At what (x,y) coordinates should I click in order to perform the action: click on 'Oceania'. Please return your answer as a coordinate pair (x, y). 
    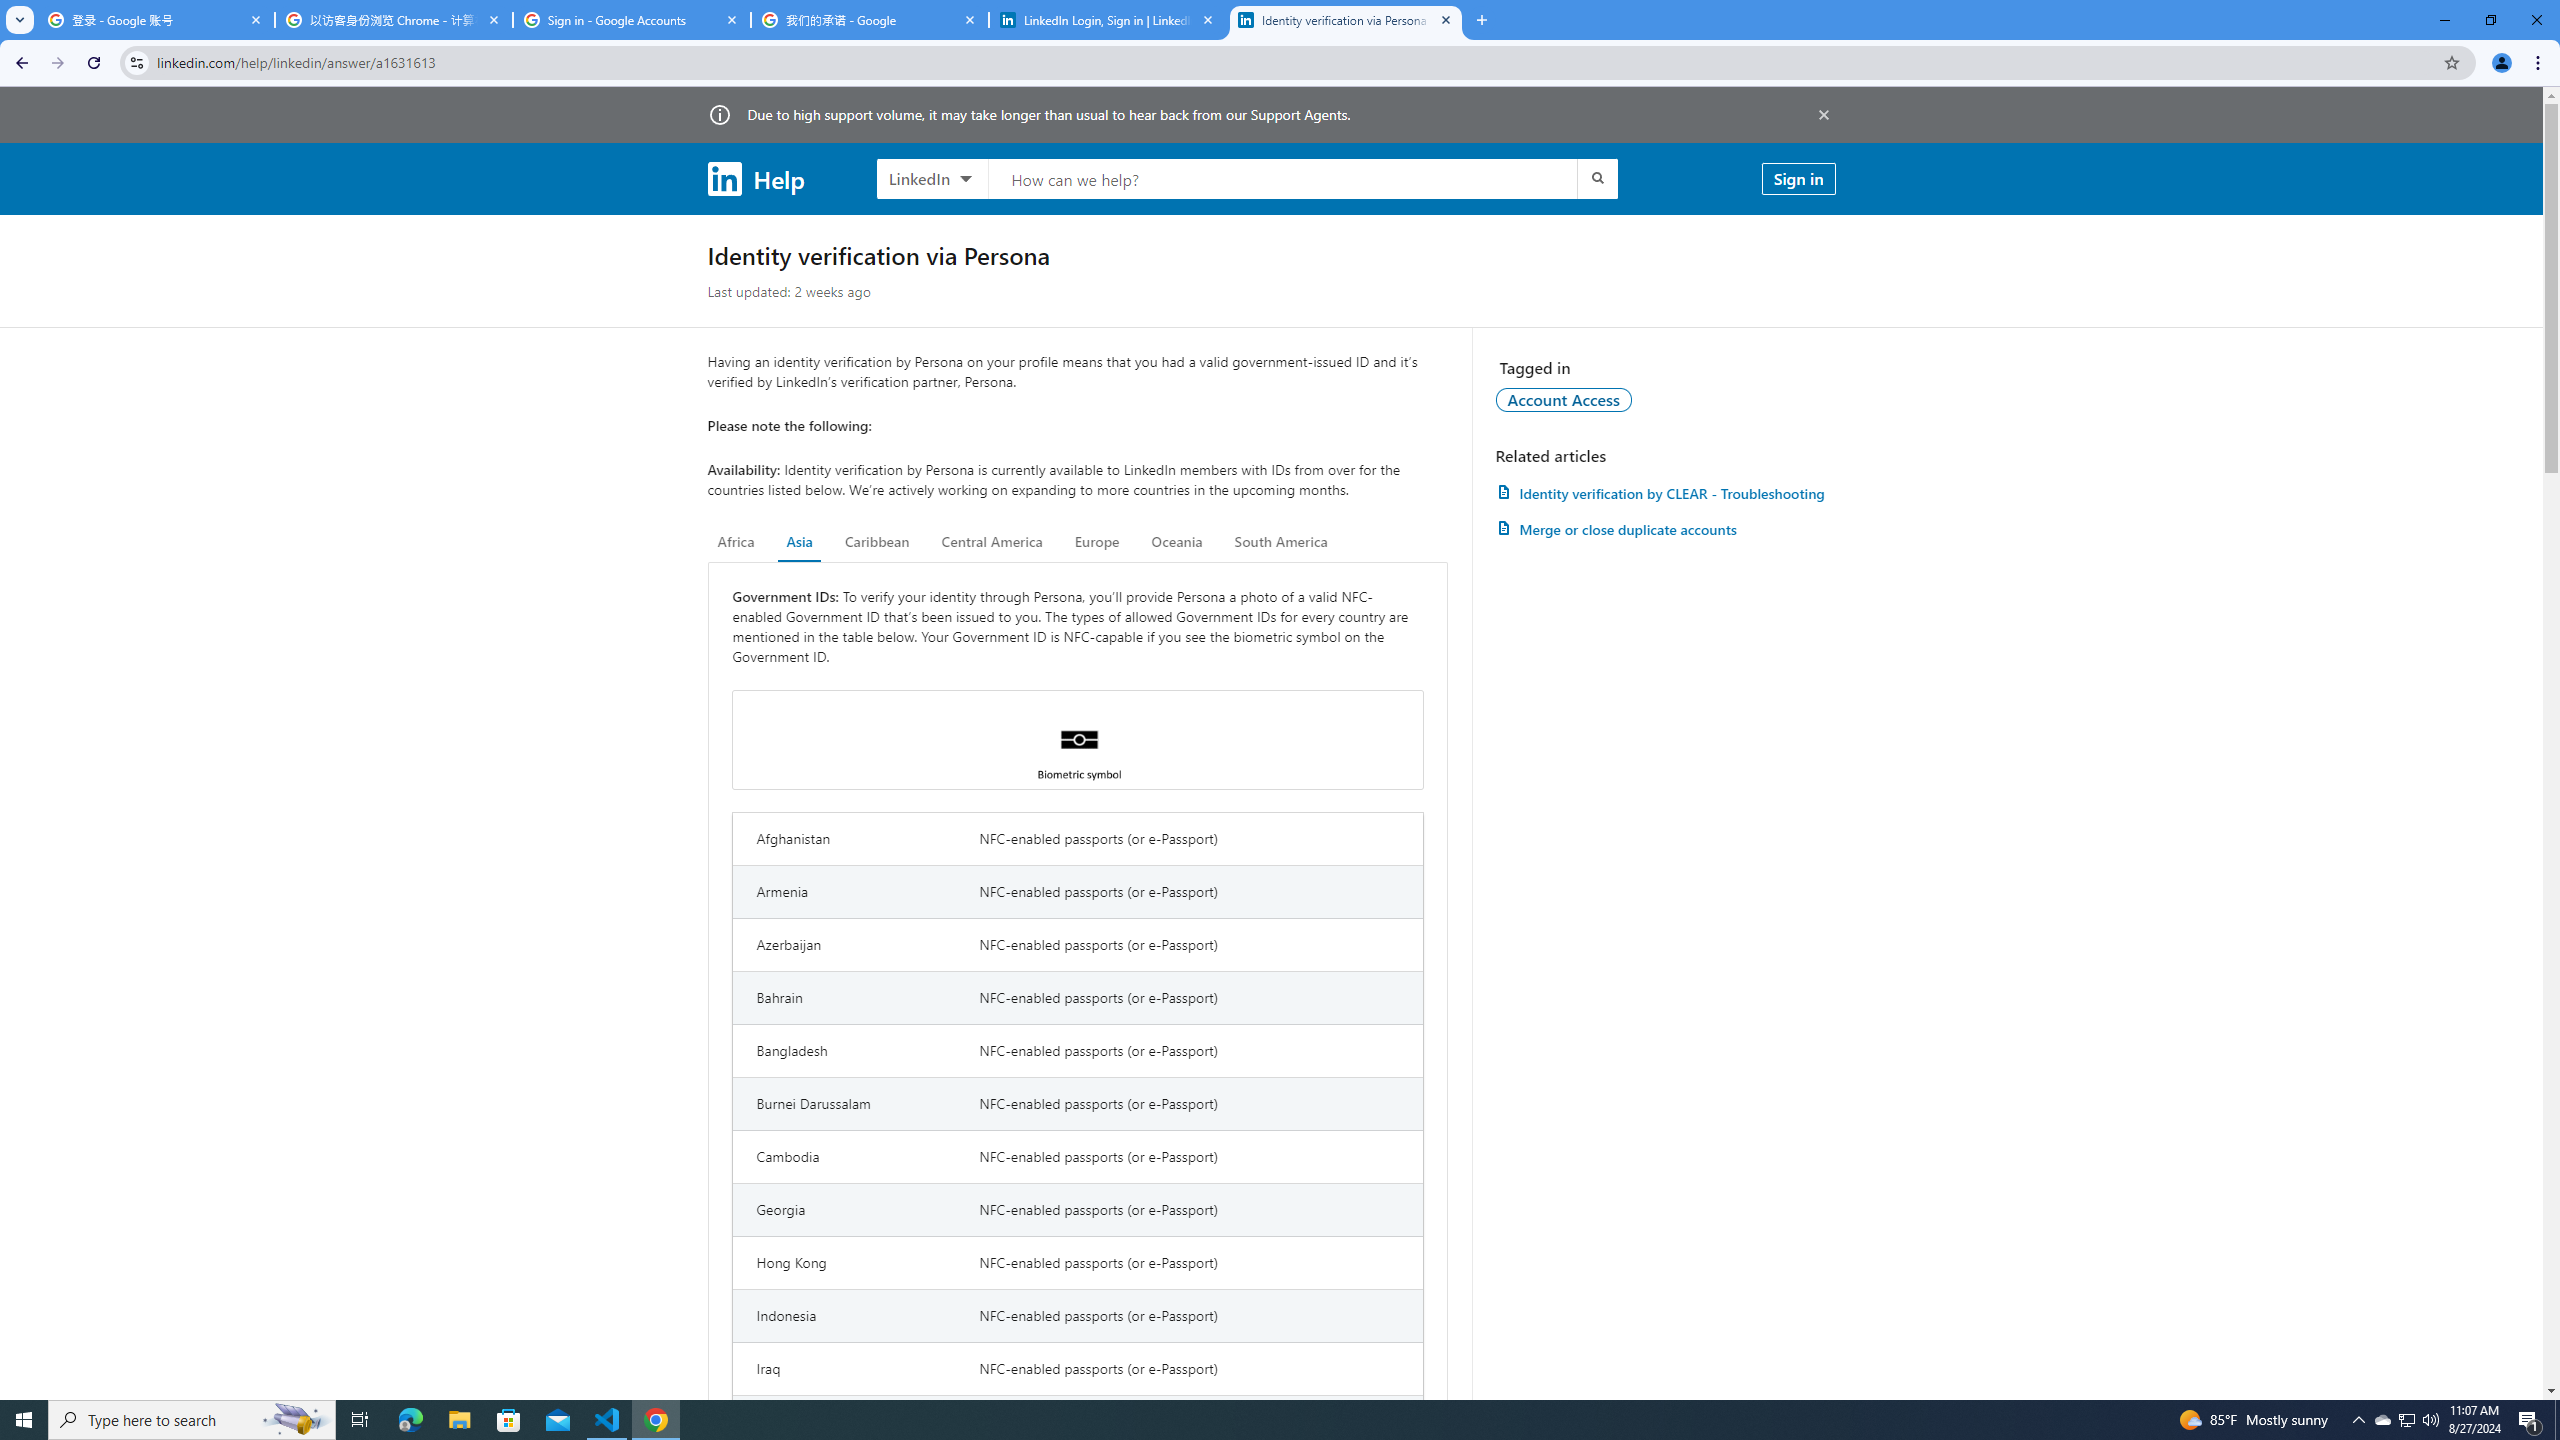
    Looking at the image, I should click on (1175, 541).